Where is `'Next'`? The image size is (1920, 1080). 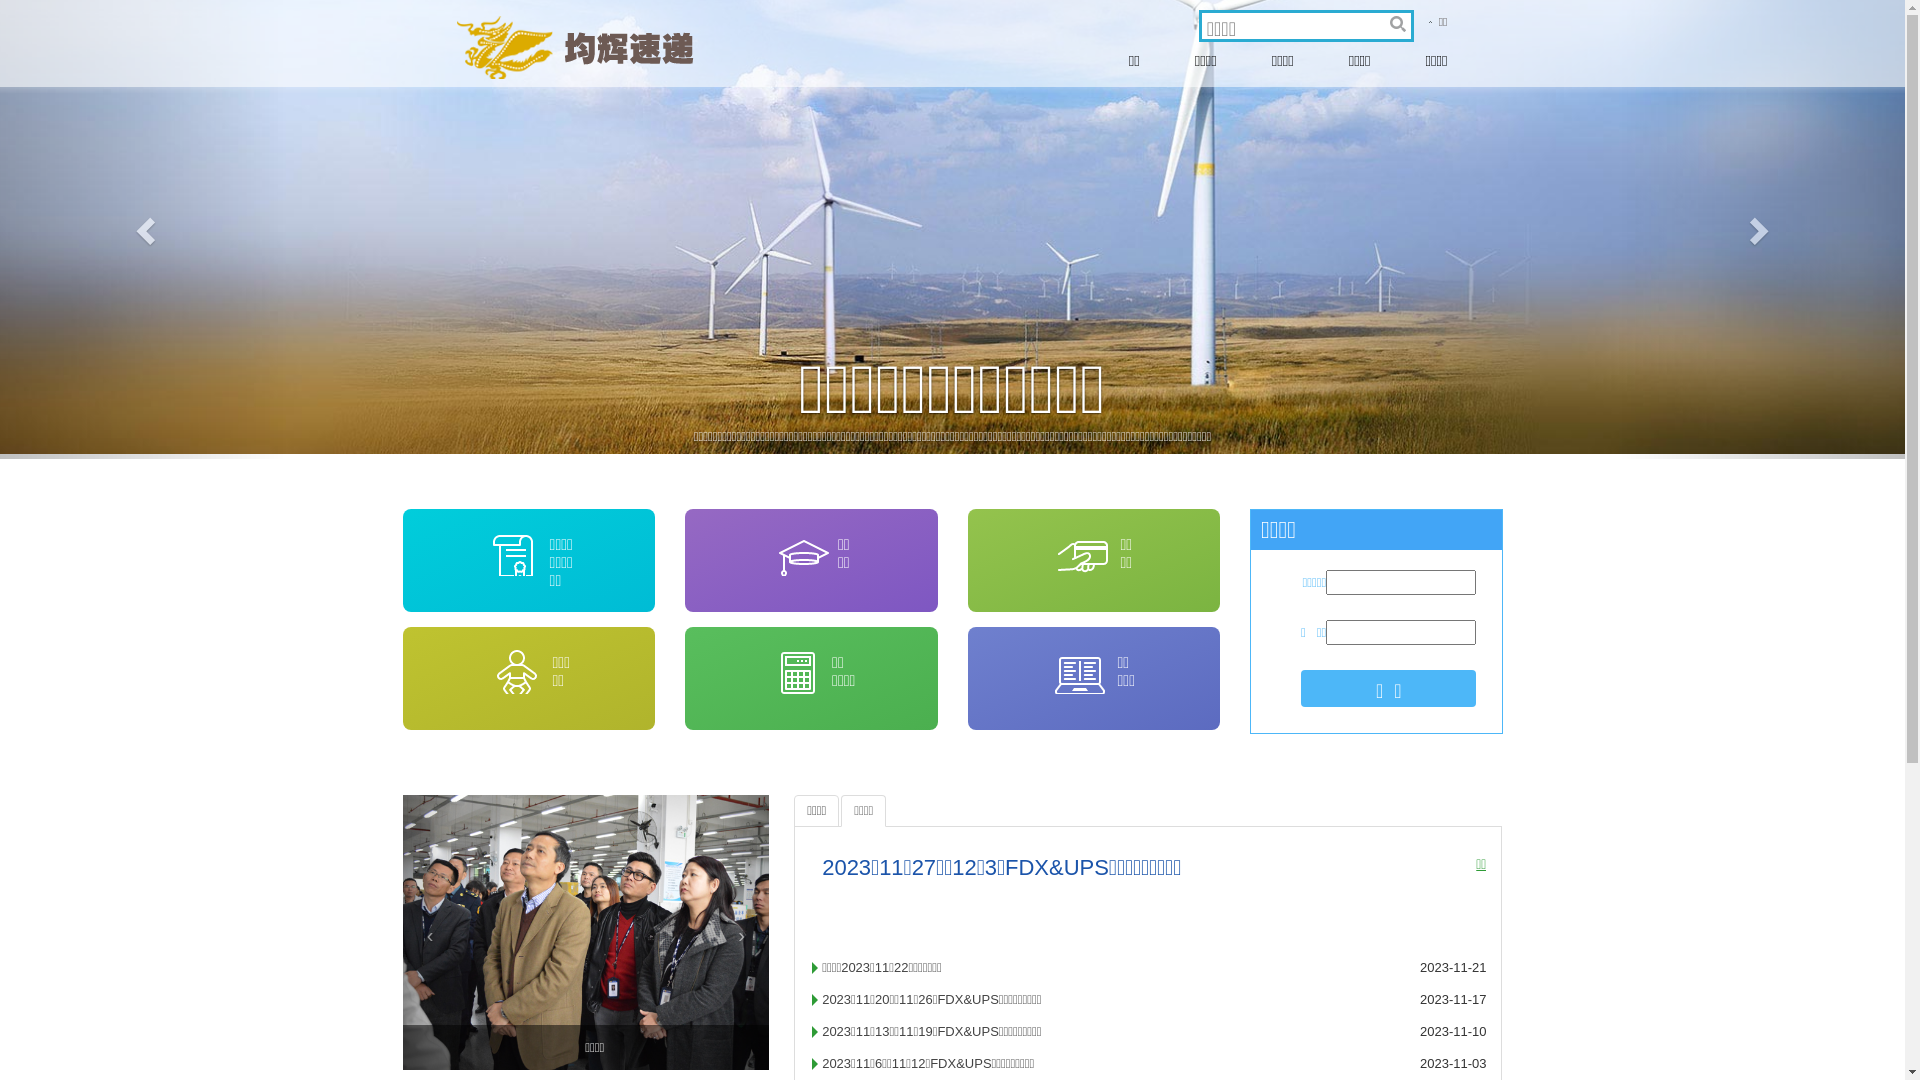 'Next' is located at coordinates (1761, 228).